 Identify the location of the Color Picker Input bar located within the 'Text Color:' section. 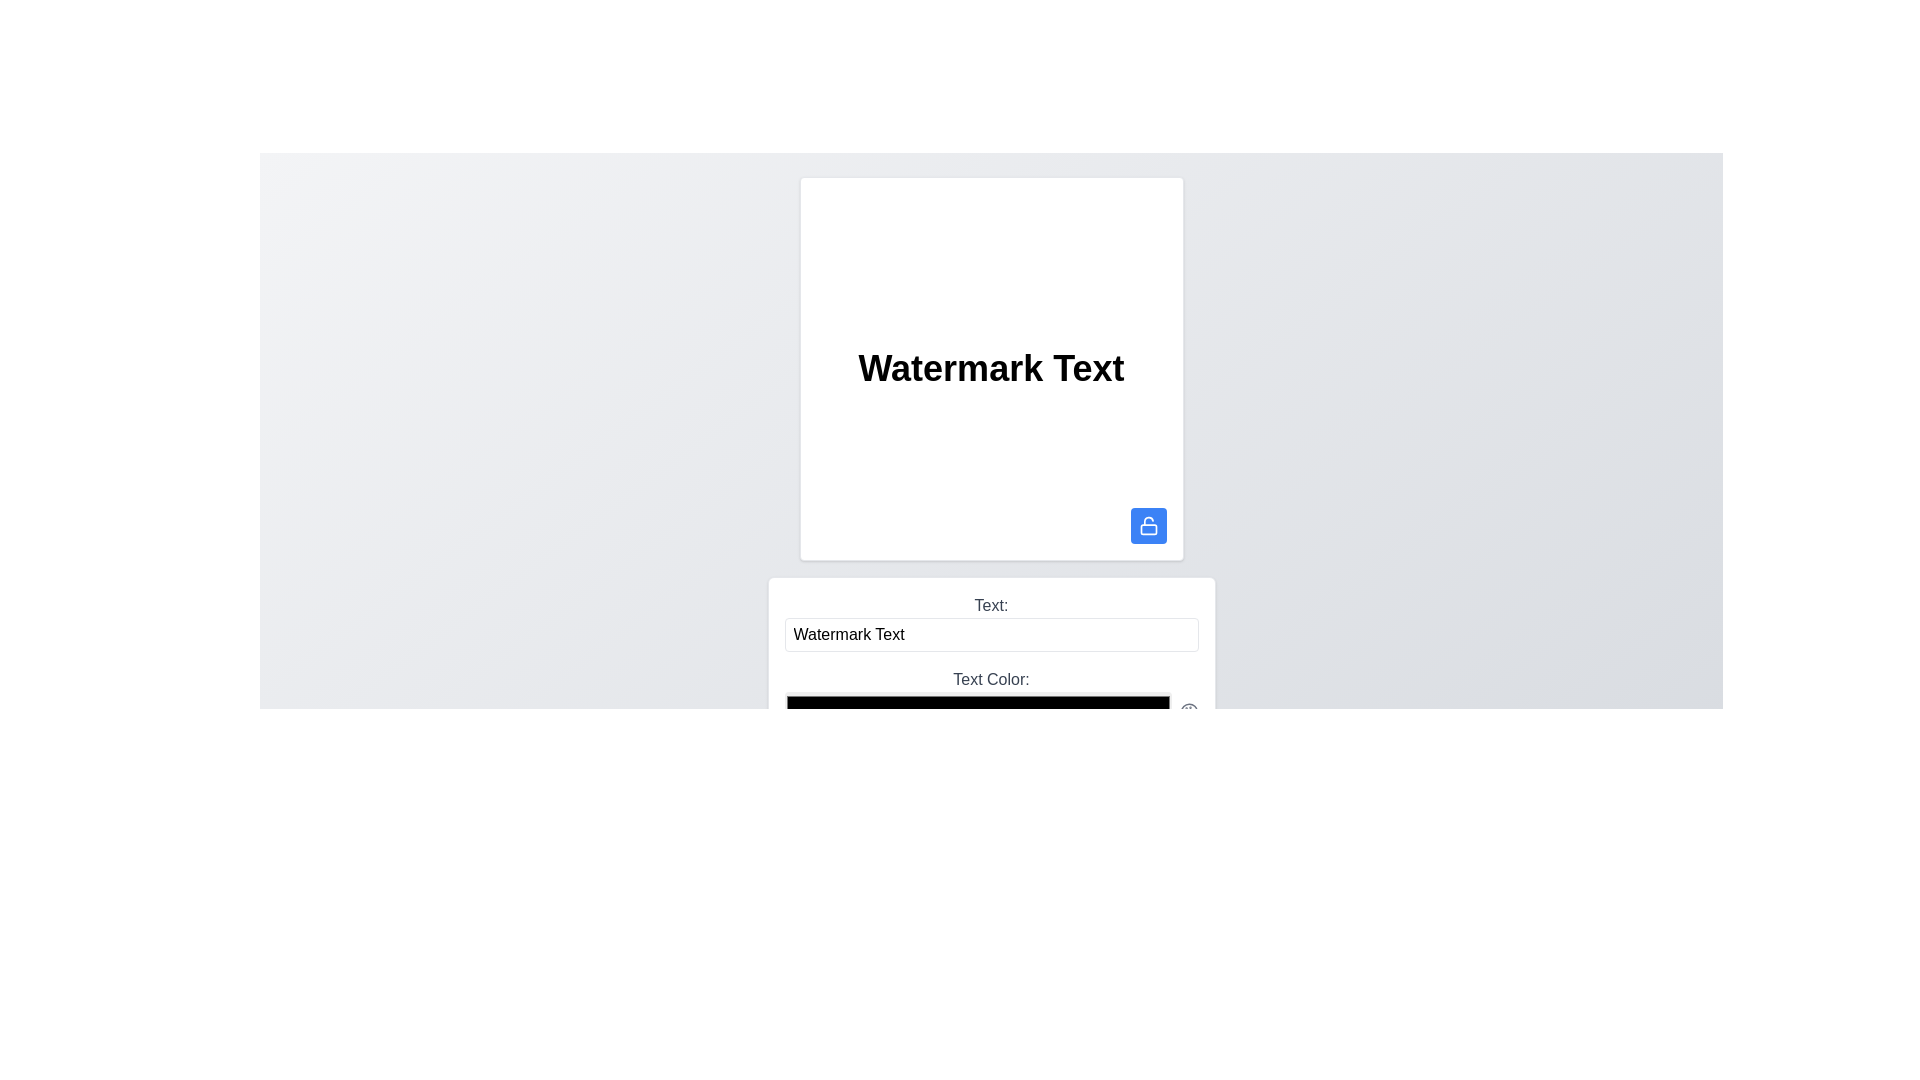
(978, 711).